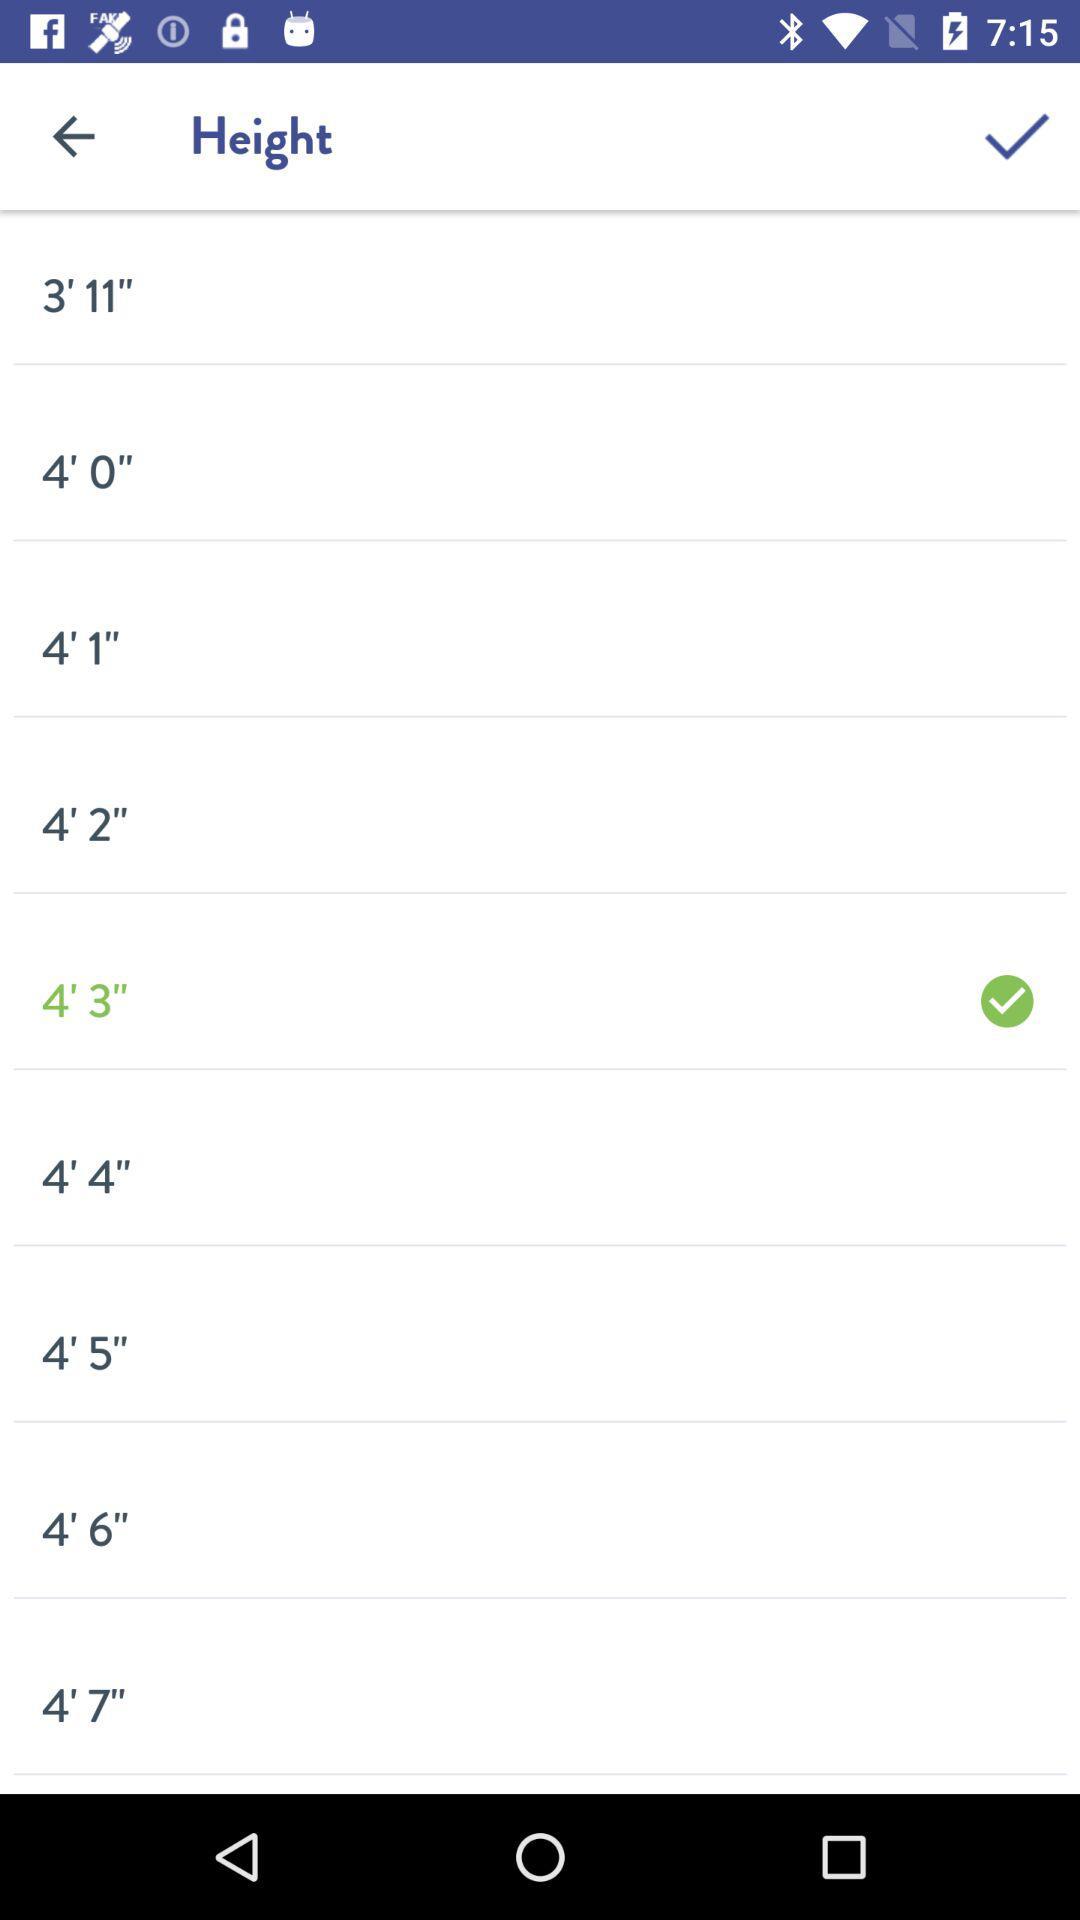 Image resolution: width=1080 pixels, height=1920 pixels. What do you see at coordinates (1007, 1001) in the screenshot?
I see `the item next to 4' 3"` at bounding box center [1007, 1001].